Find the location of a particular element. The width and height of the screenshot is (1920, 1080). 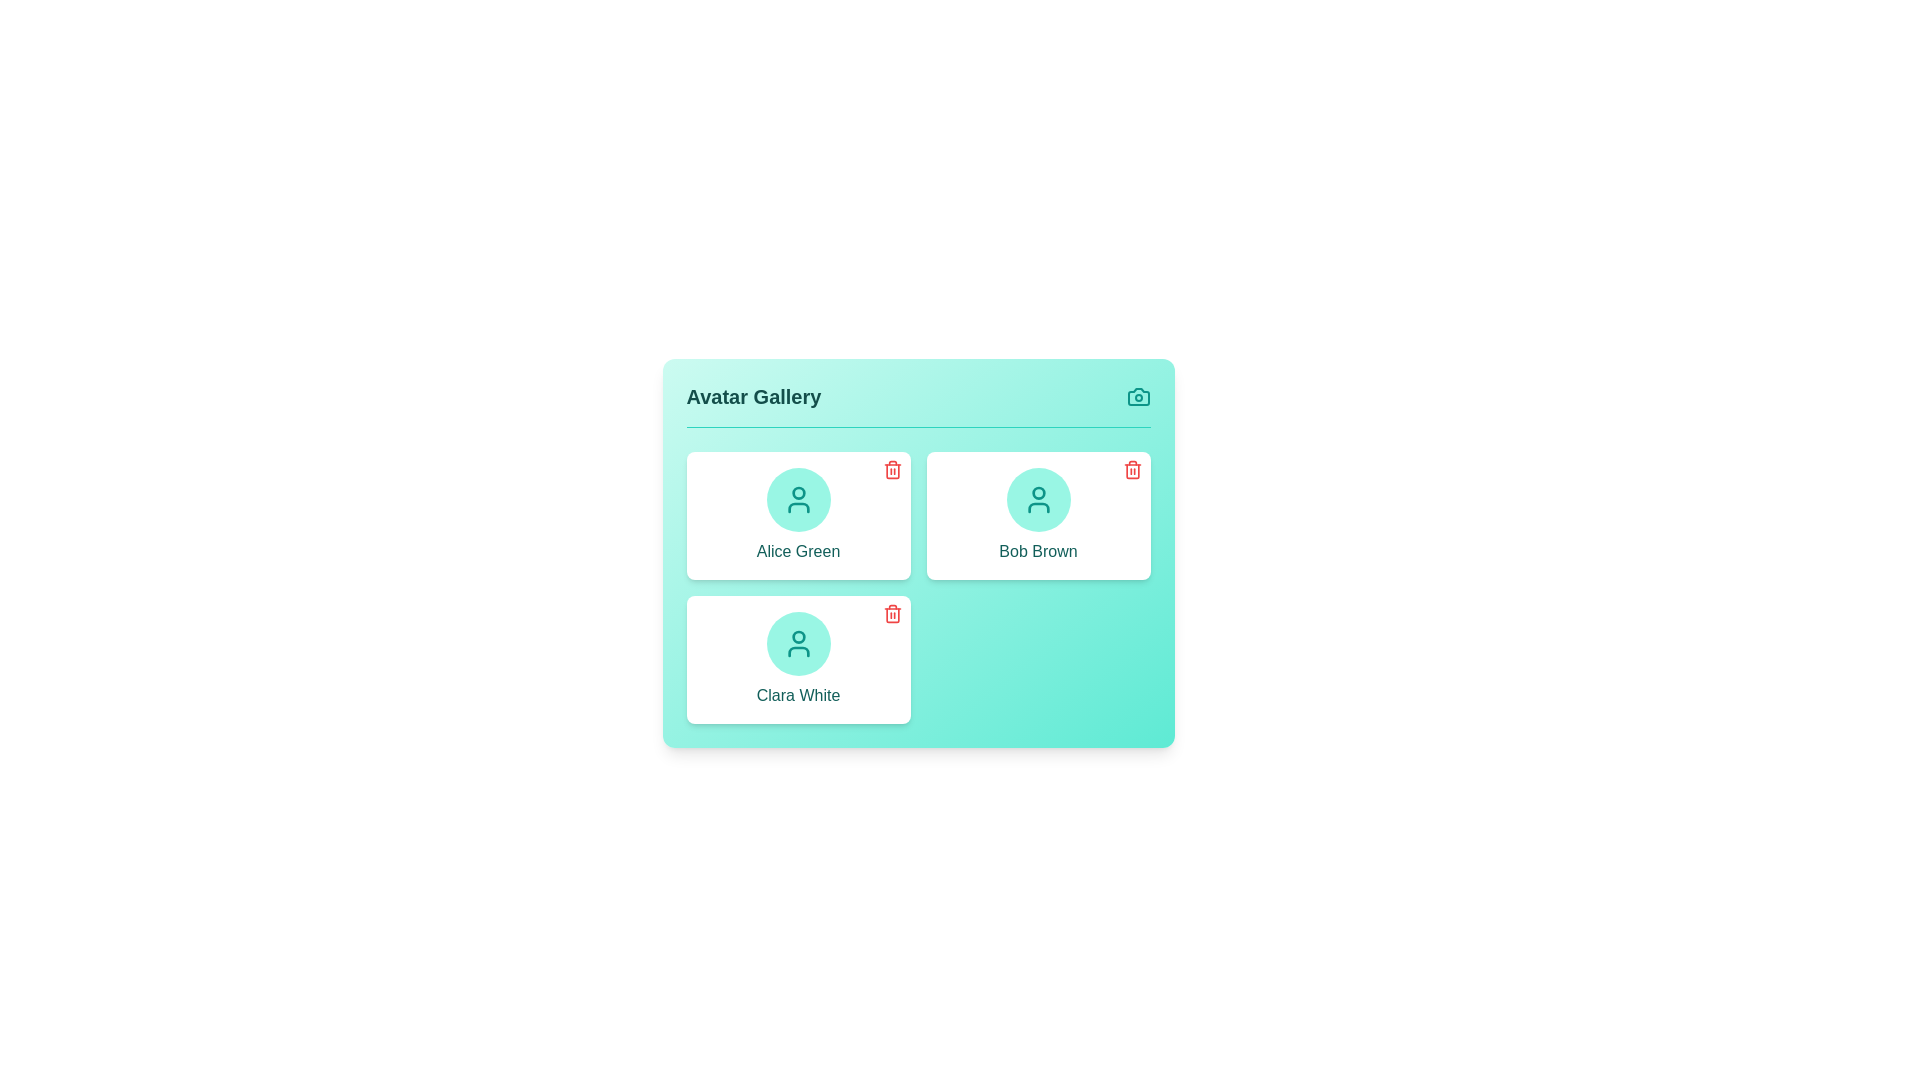

the camera icon with a teal stroke color located at the top-right corner of the toolbar is located at coordinates (1138, 397).